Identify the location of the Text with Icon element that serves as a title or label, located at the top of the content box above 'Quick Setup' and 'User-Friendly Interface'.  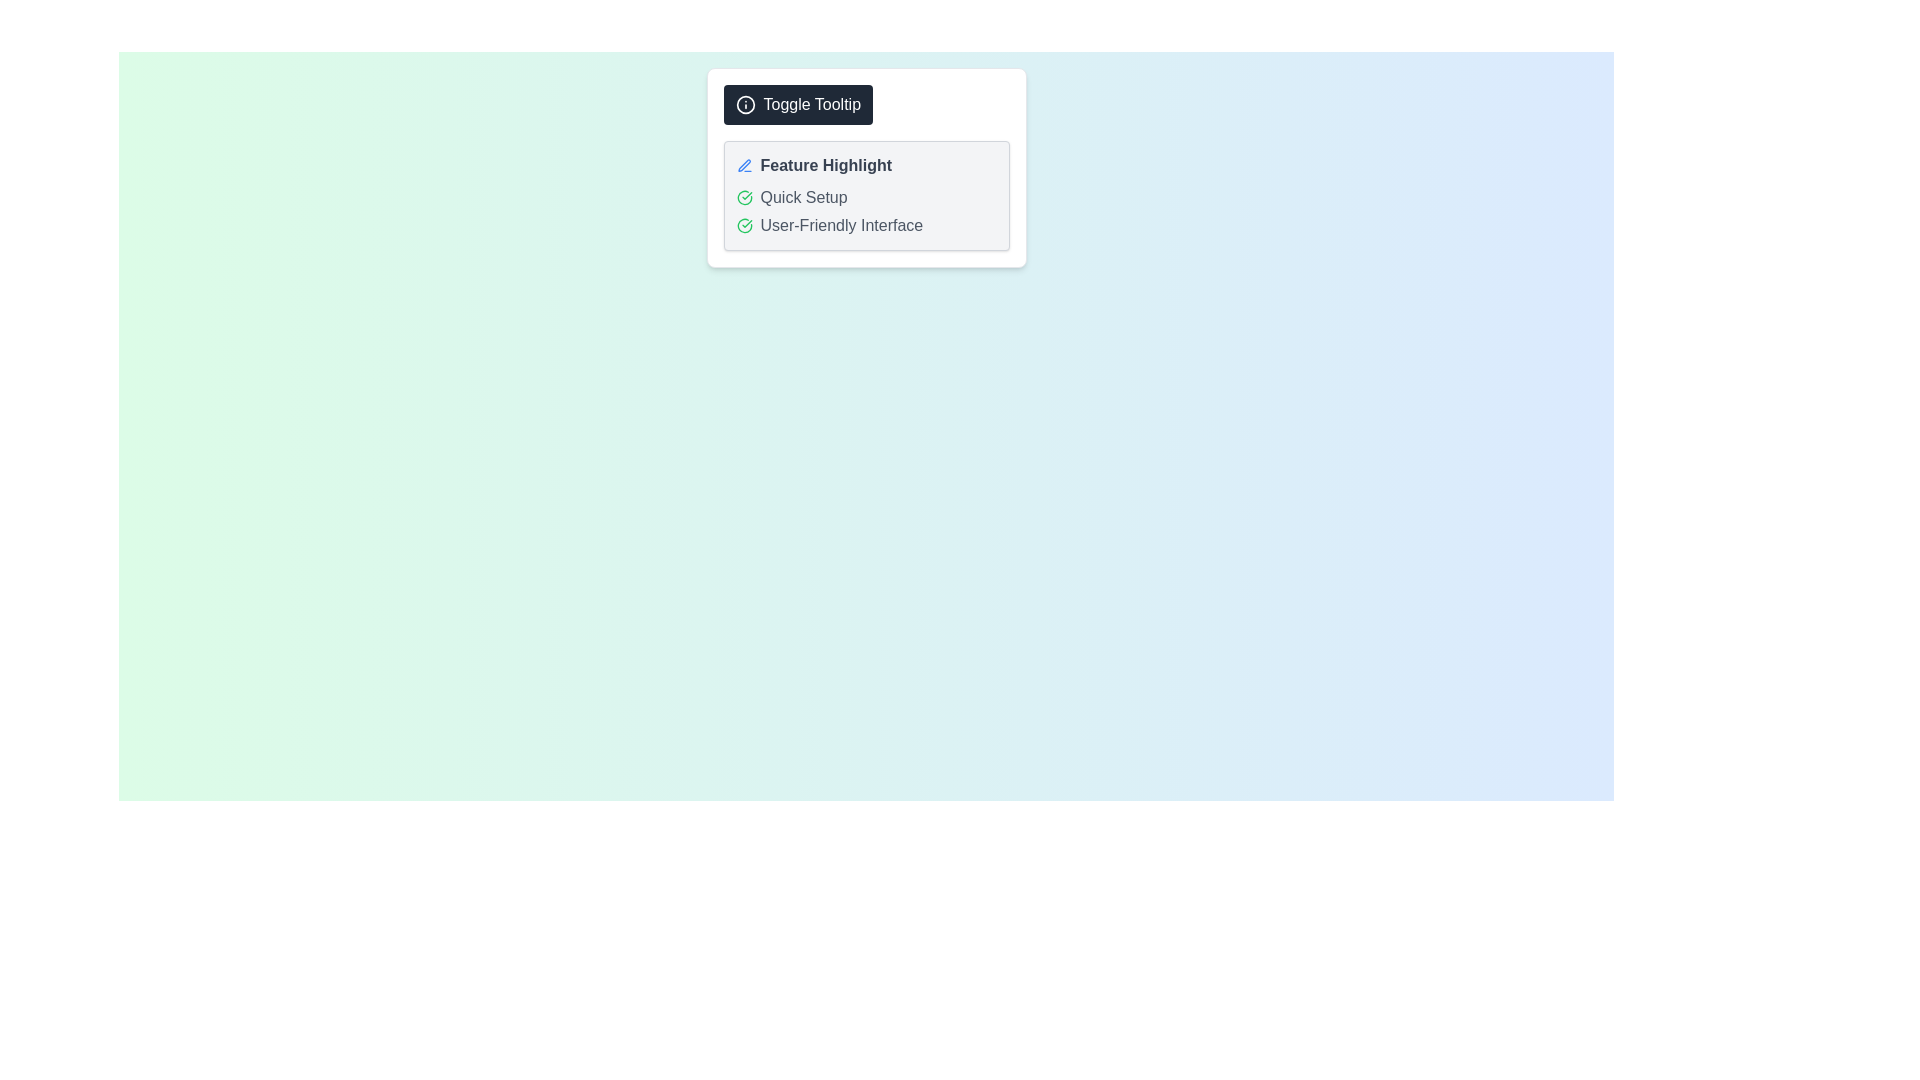
(866, 164).